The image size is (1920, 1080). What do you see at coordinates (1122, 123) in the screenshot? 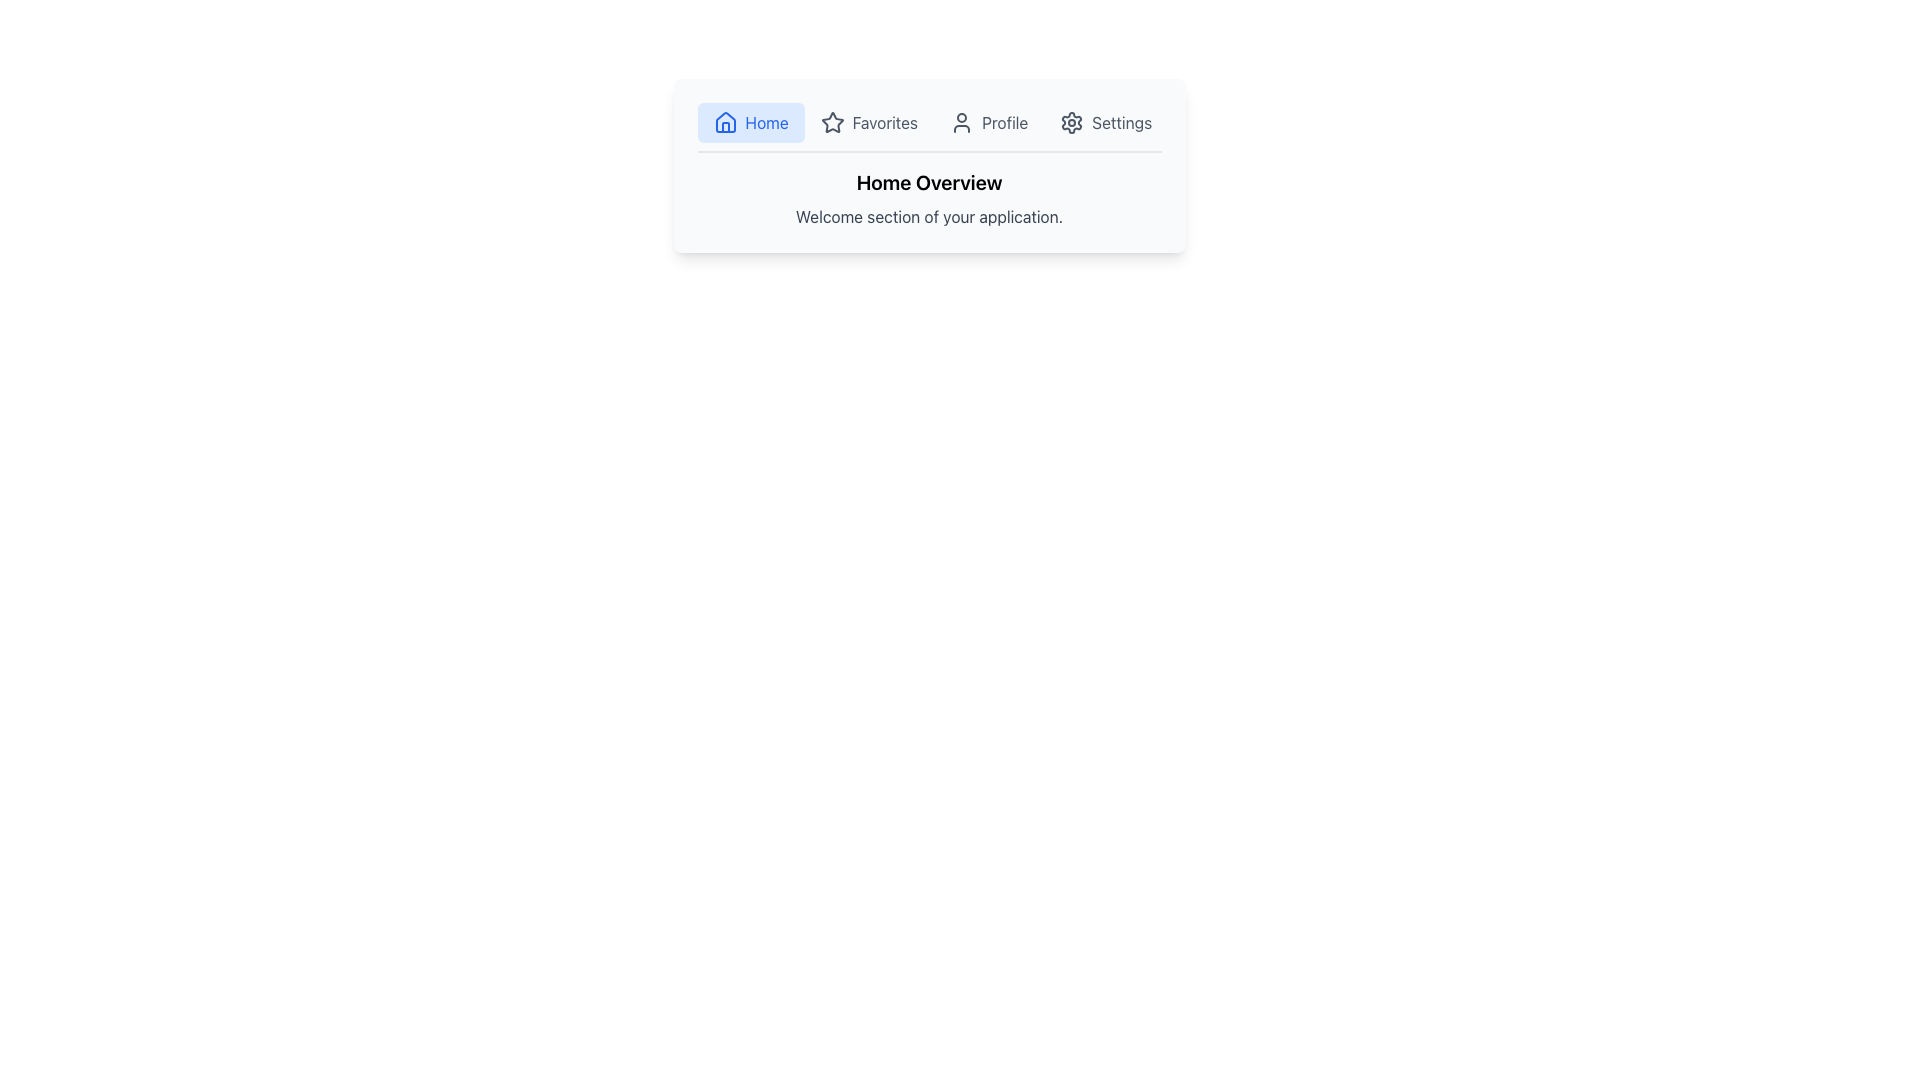
I see `the 'Settings' text label located in the navigation bar, which is the fourth item from the left` at bounding box center [1122, 123].